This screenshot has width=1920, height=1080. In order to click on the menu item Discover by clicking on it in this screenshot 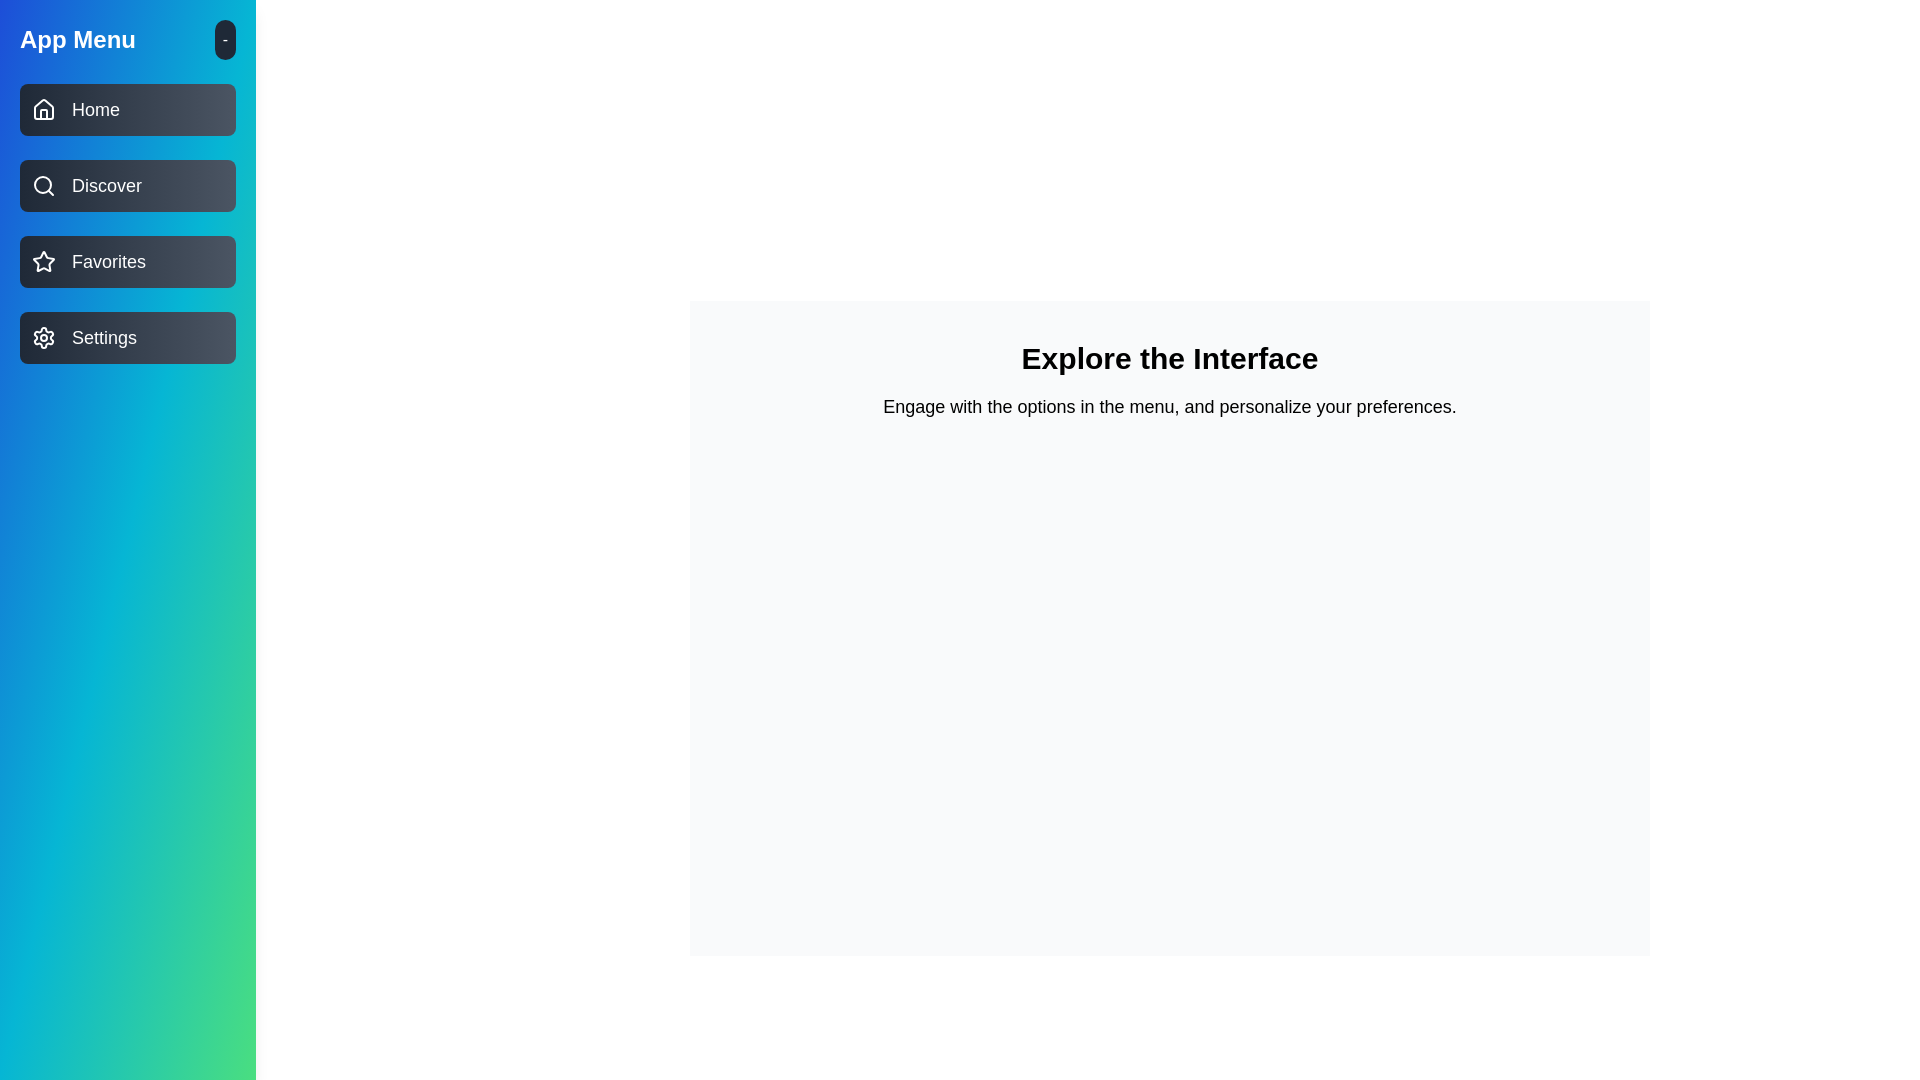, I will do `click(127, 185)`.